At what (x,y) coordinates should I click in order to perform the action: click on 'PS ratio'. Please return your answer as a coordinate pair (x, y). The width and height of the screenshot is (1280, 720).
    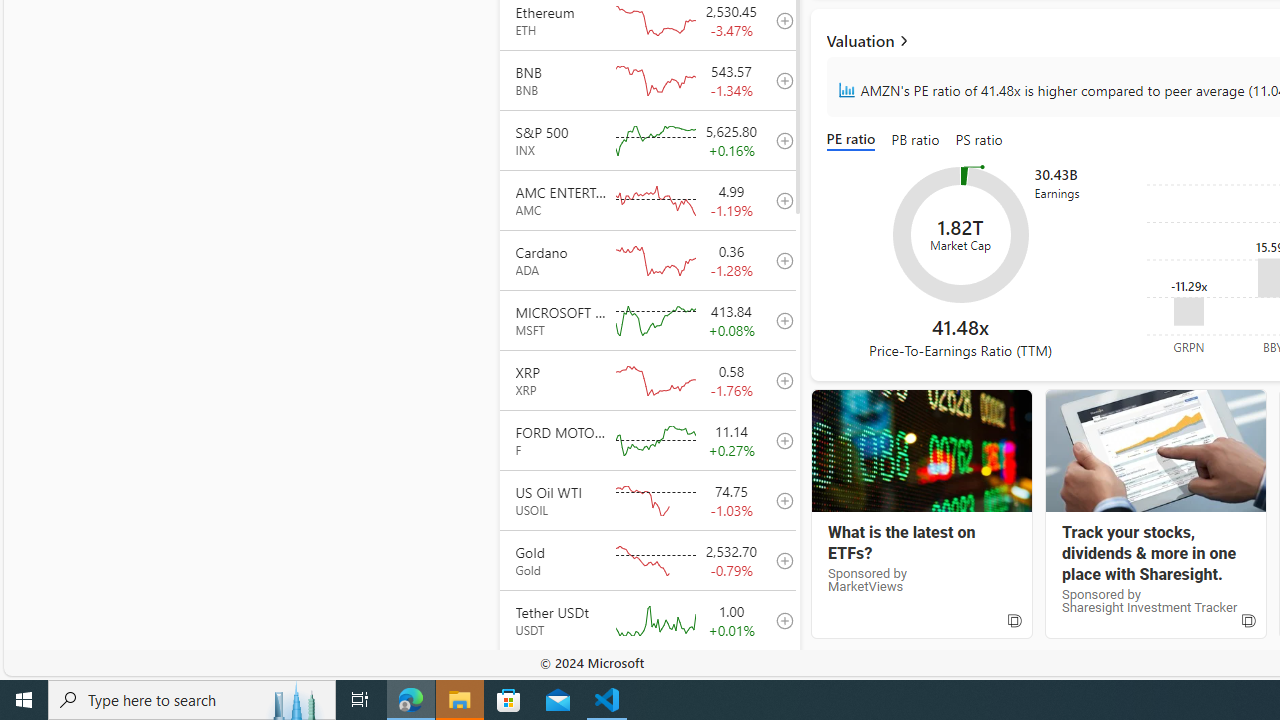
    Looking at the image, I should click on (979, 140).